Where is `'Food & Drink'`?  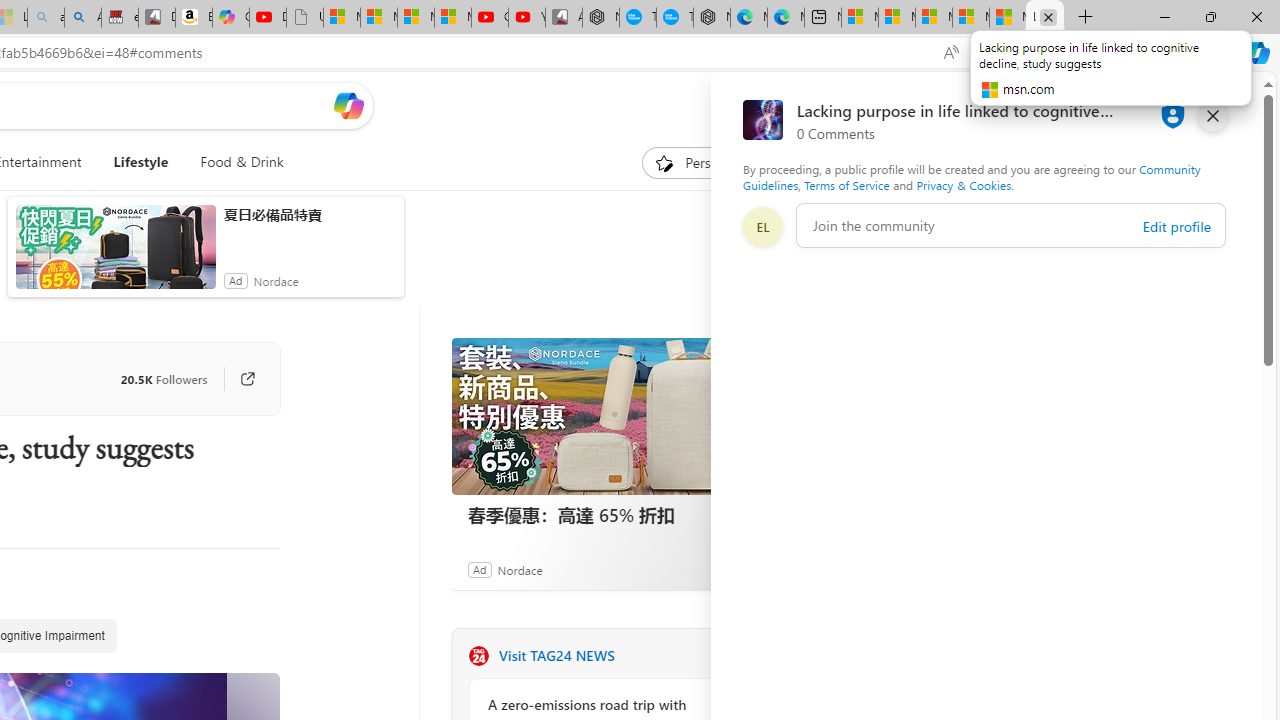 'Food & Drink' is located at coordinates (234, 162).